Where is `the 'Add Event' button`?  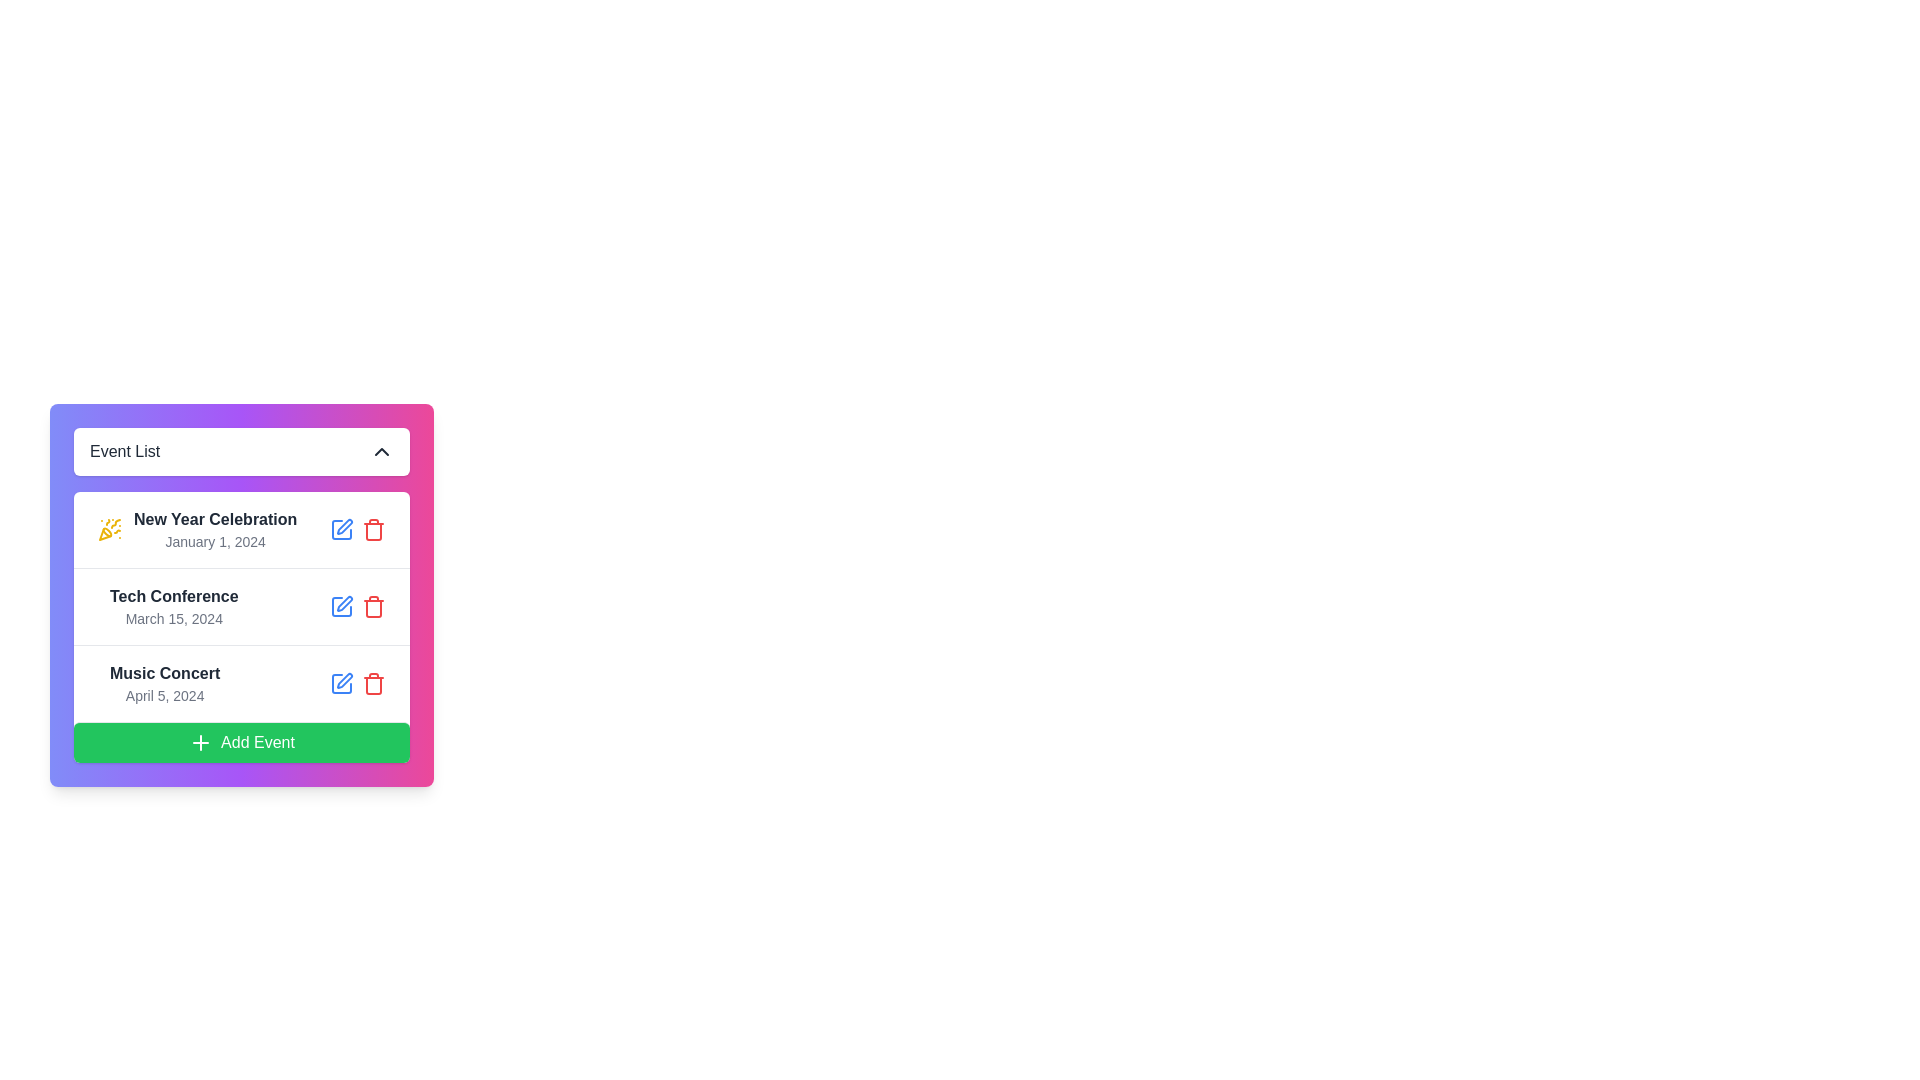 the 'Add Event' button is located at coordinates (240, 742).